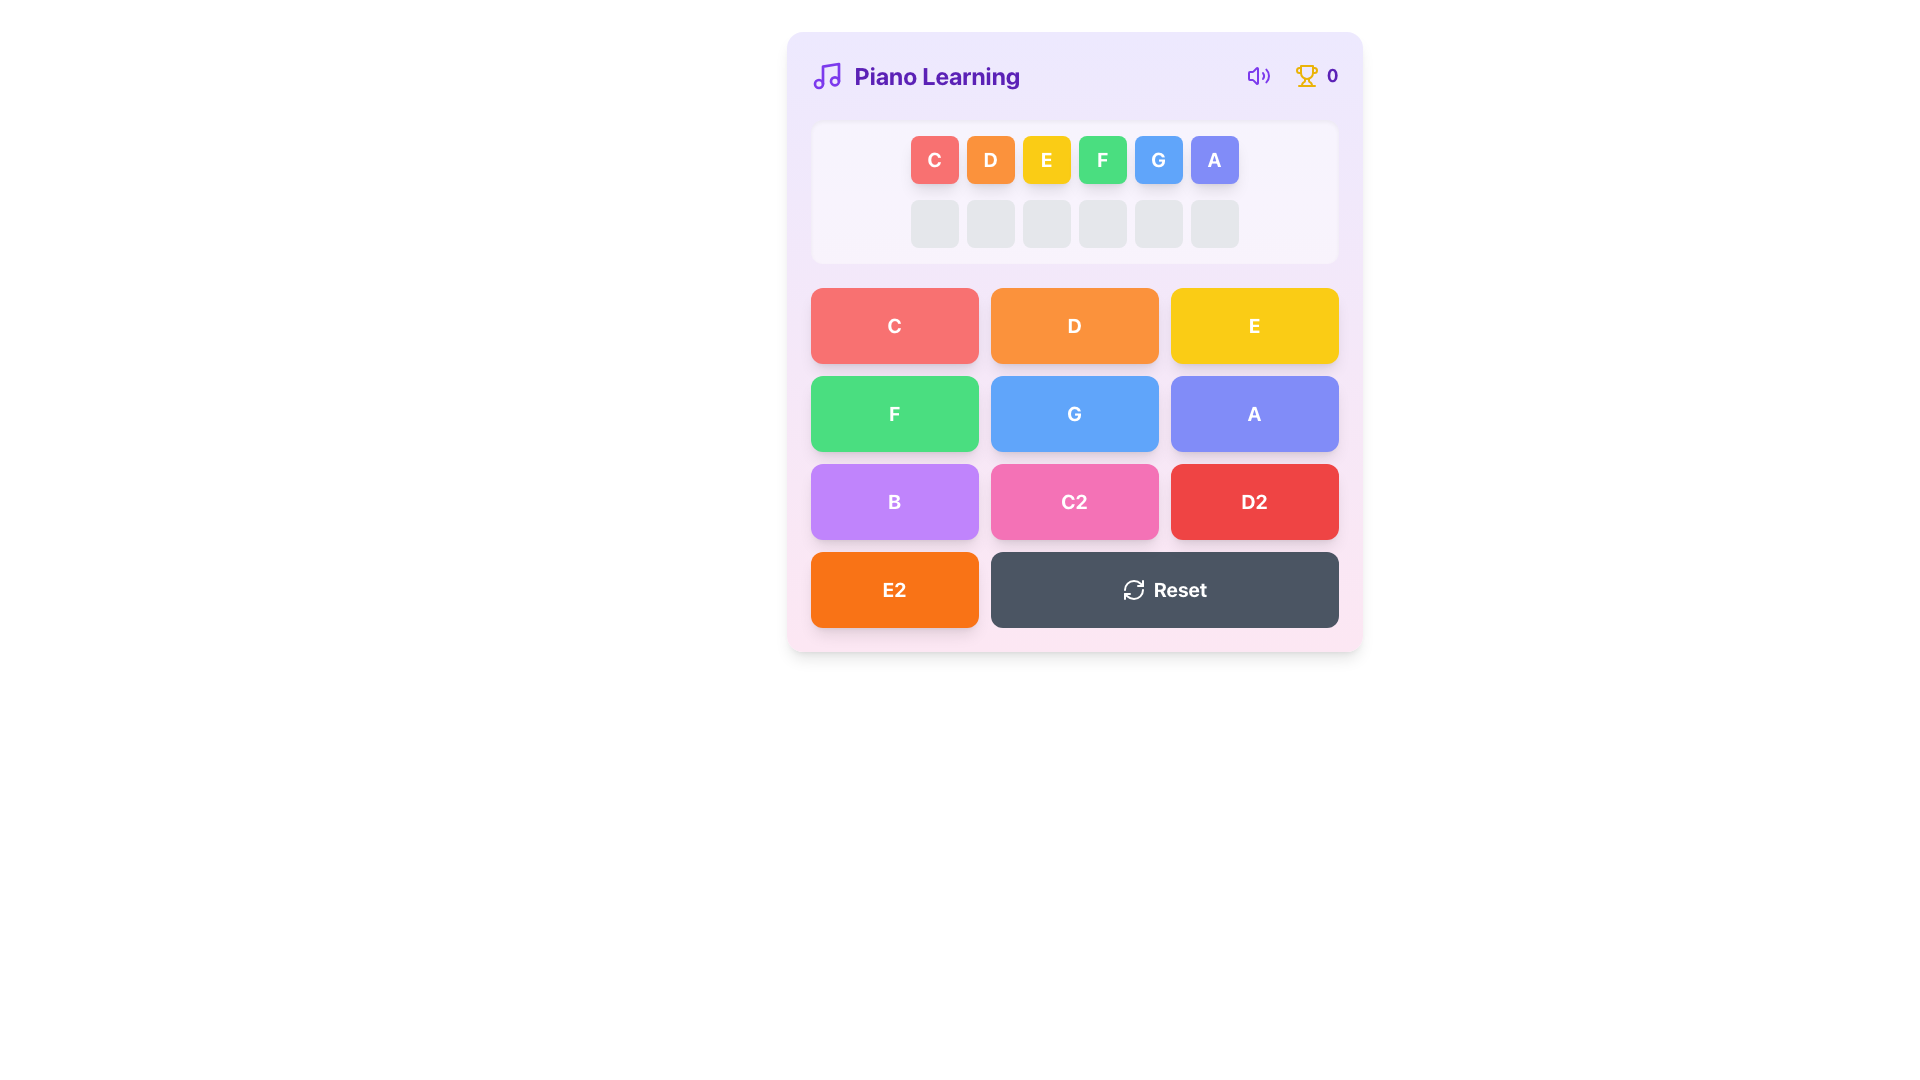 The width and height of the screenshot is (1920, 1080). Describe the element at coordinates (1253, 500) in the screenshot. I see `the red button with the text 'D2'` at that location.